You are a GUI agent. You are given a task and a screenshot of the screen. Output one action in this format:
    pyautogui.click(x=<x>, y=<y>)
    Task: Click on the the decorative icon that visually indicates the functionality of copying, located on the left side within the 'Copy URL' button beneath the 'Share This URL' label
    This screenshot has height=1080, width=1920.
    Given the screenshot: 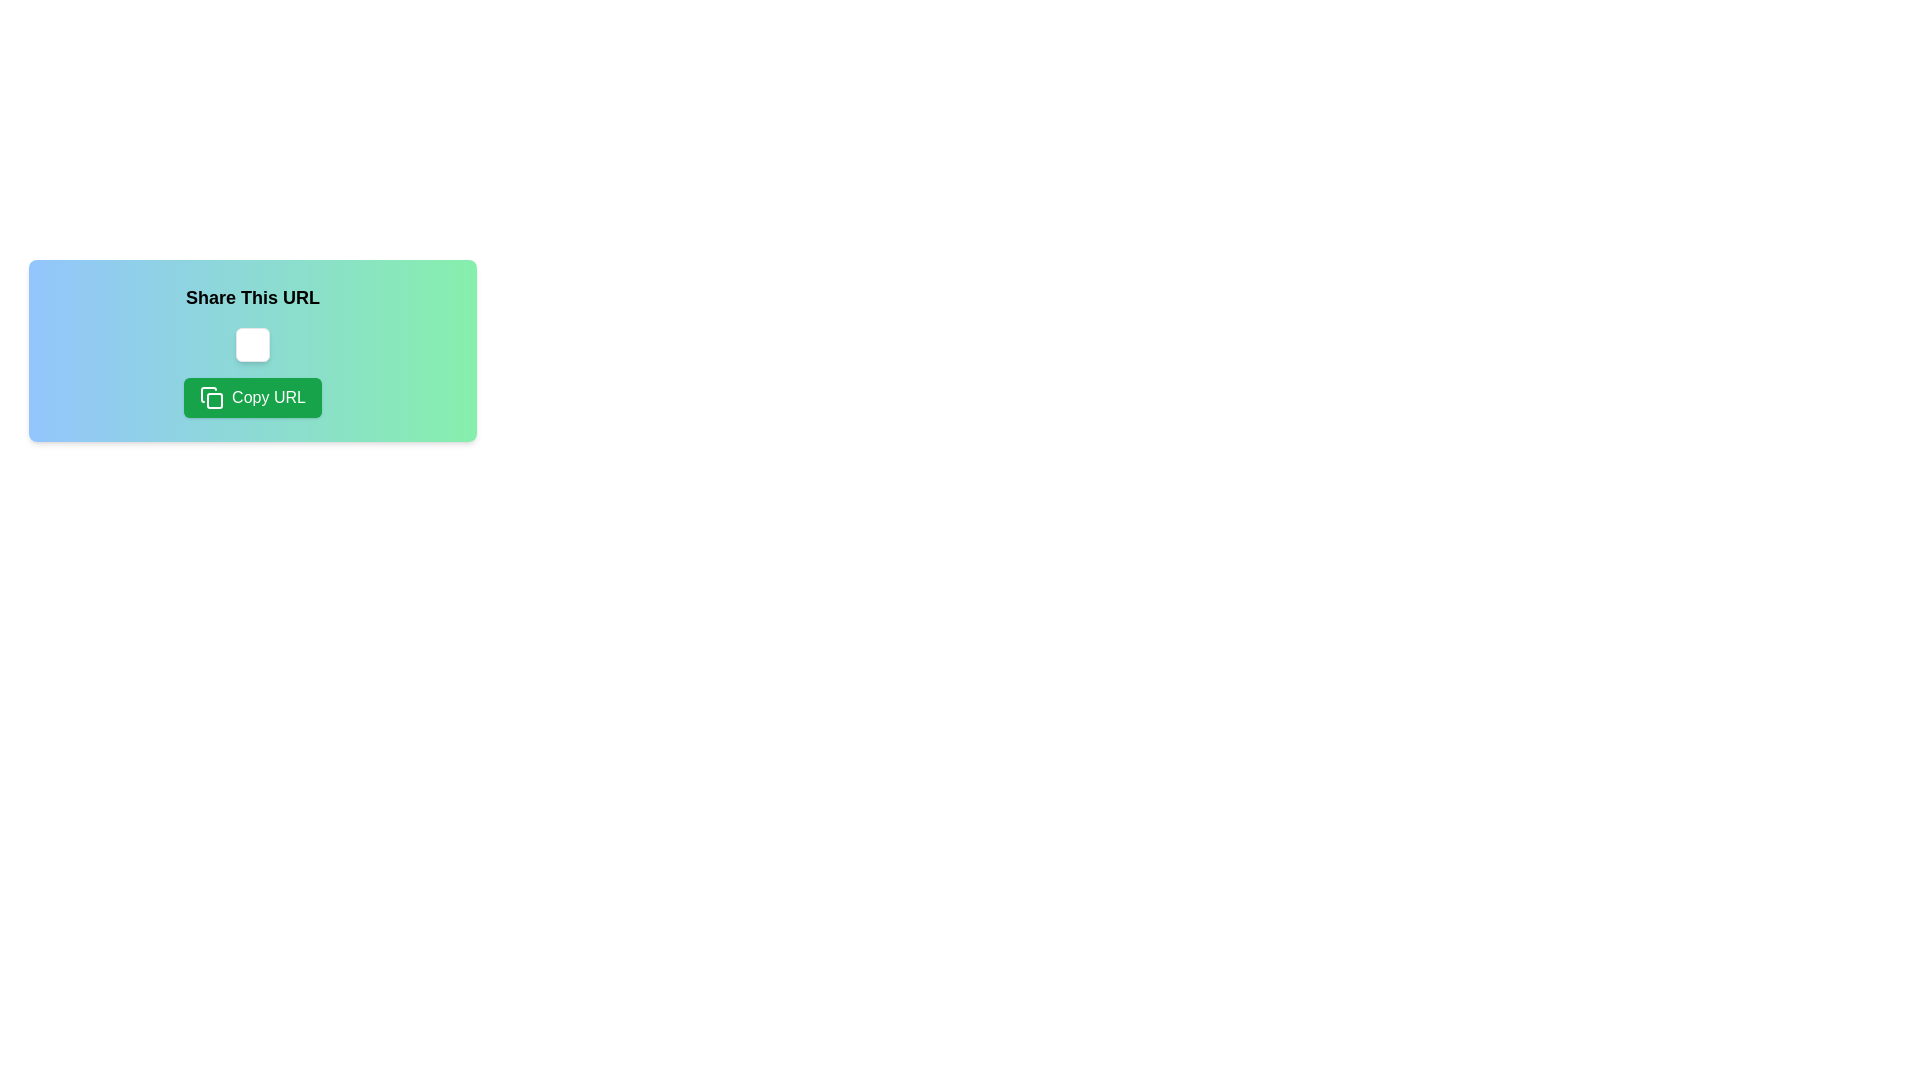 What is the action you would take?
    pyautogui.click(x=212, y=397)
    